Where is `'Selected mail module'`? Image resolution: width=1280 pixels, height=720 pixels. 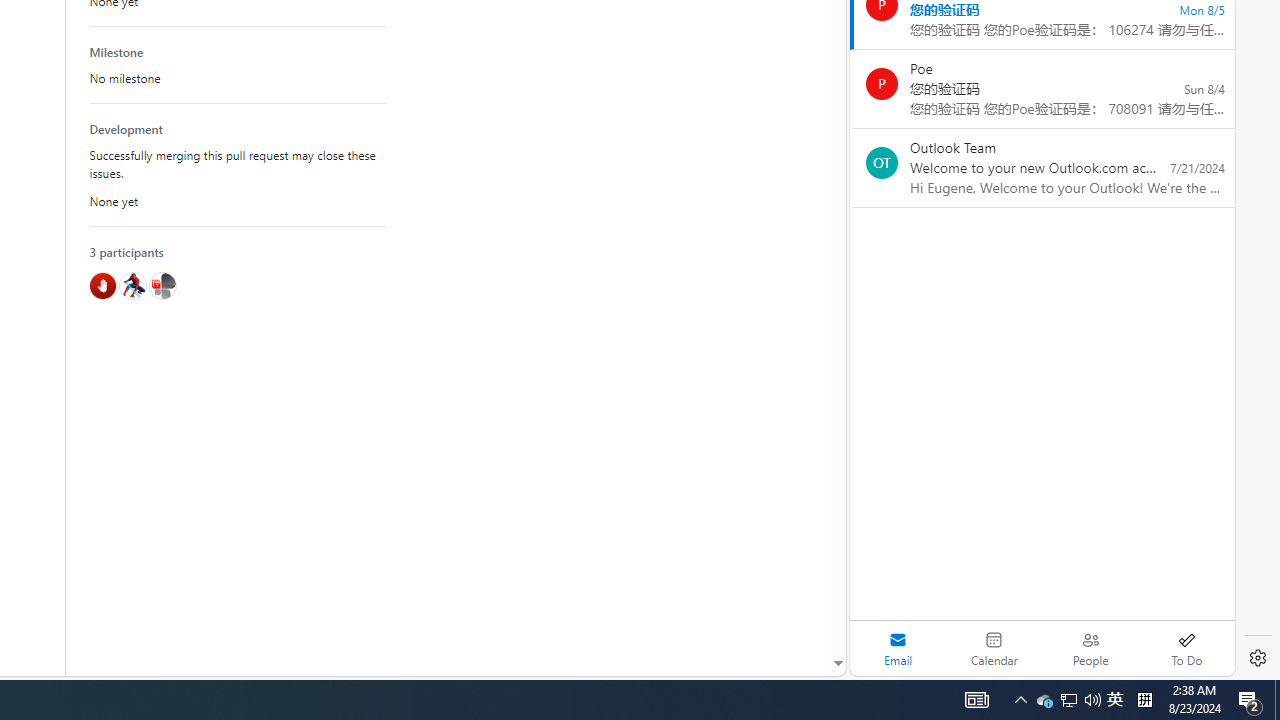
'Selected mail module' is located at coordinates (897, 648).